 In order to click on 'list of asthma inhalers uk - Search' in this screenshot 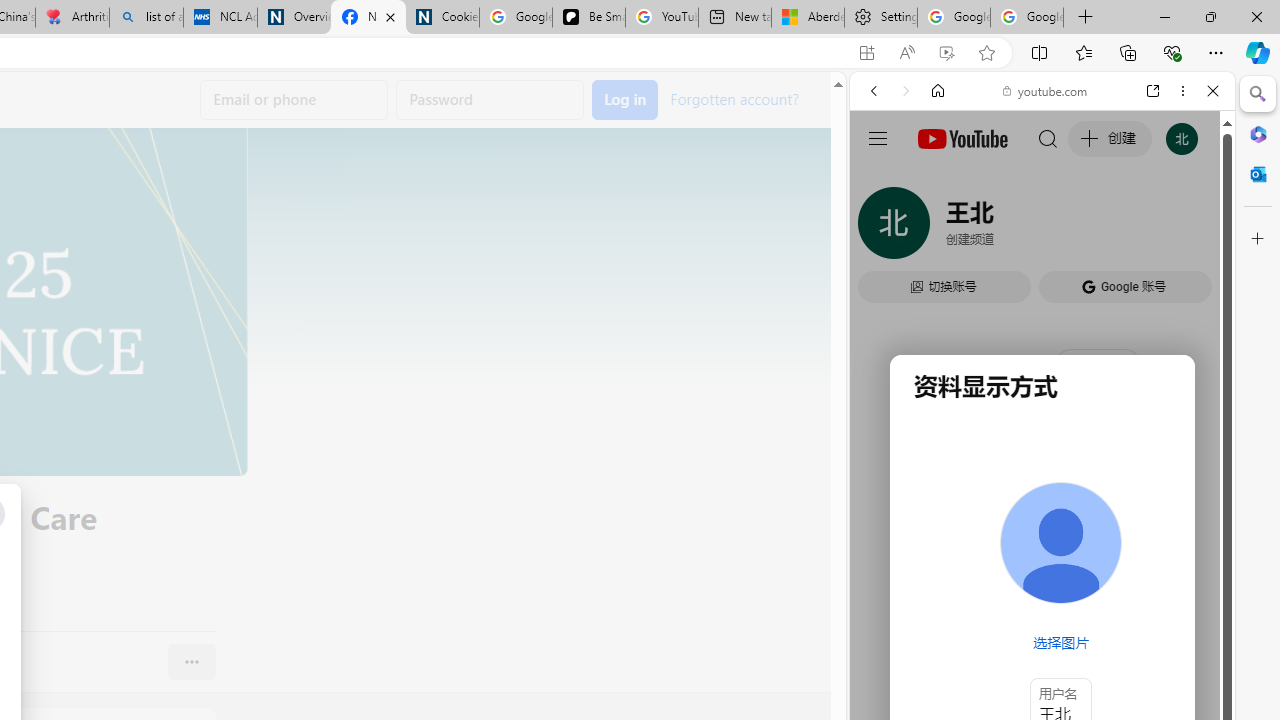, I will do `click(145, 17)`.